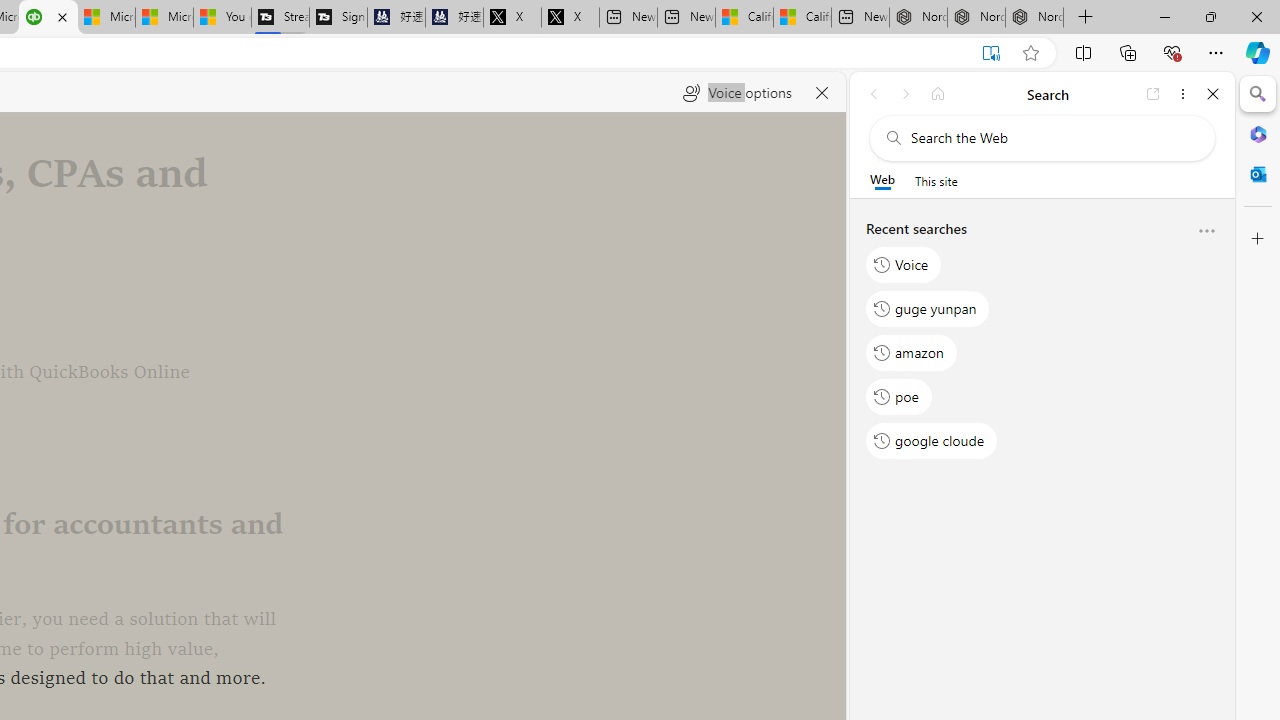  I want to click on 'Outlook', so click(1257, 173).